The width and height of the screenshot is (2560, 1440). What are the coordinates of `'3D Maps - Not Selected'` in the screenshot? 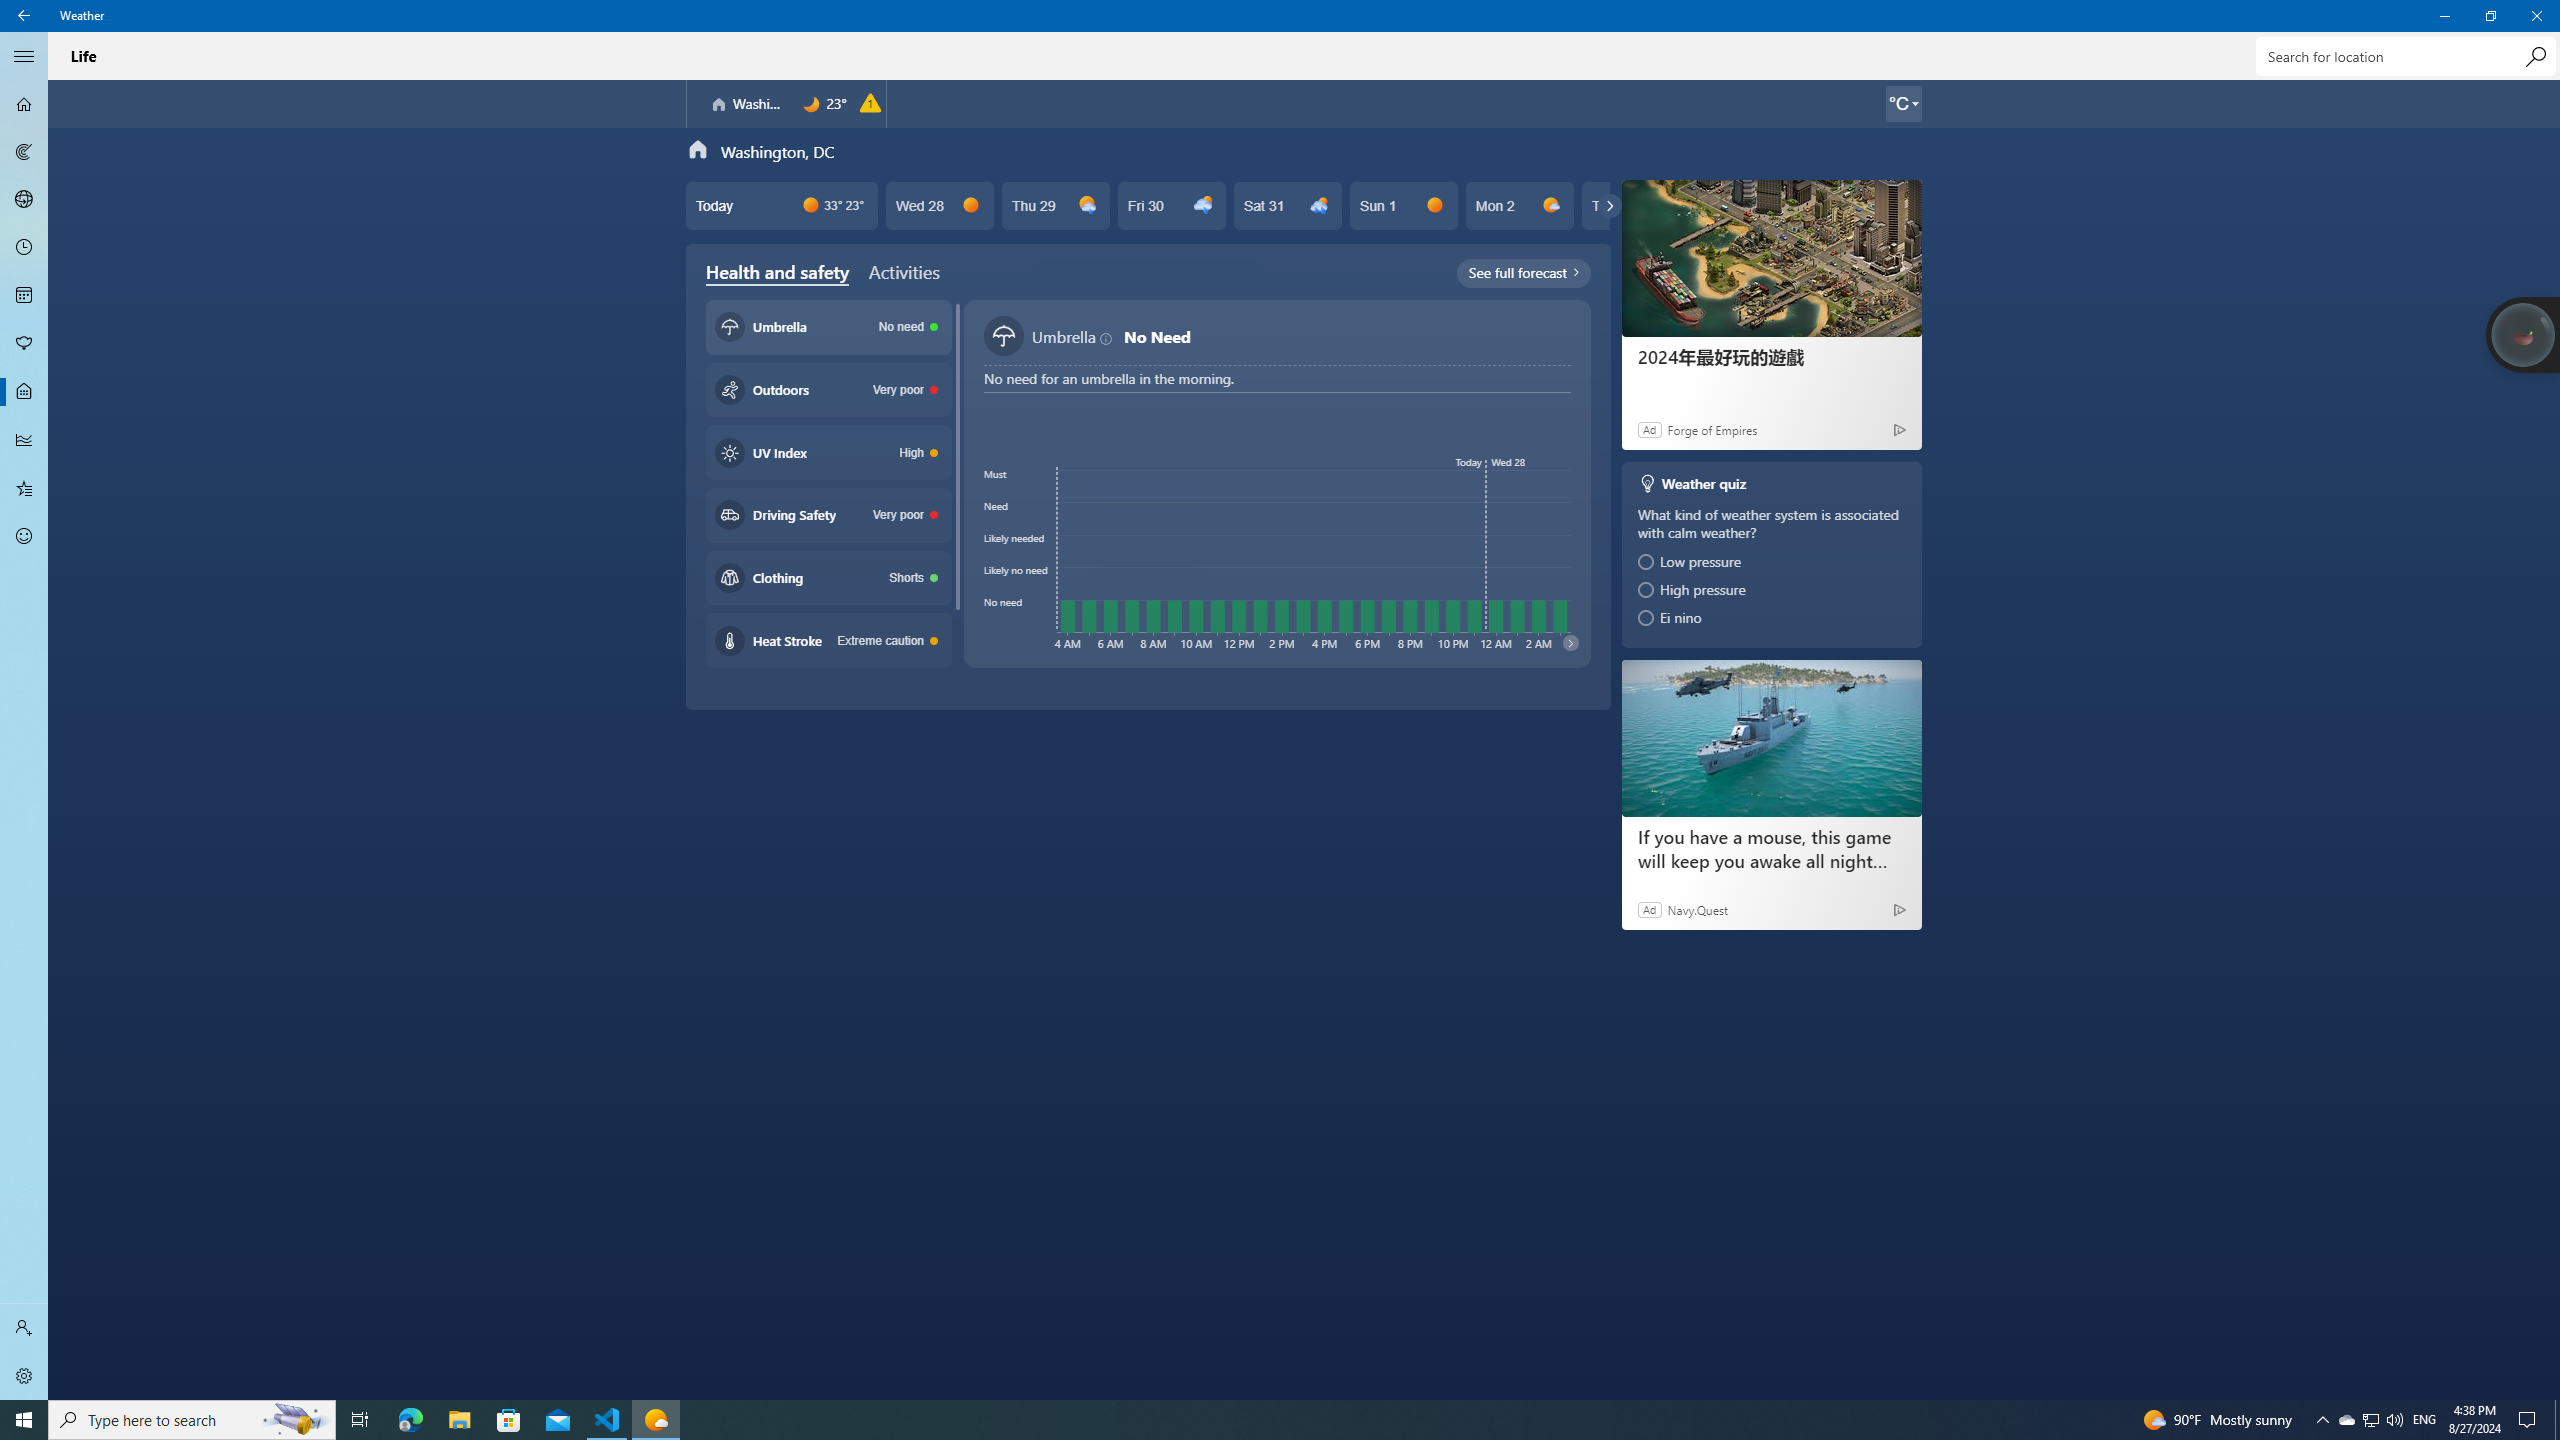 It's located at (24, 199).